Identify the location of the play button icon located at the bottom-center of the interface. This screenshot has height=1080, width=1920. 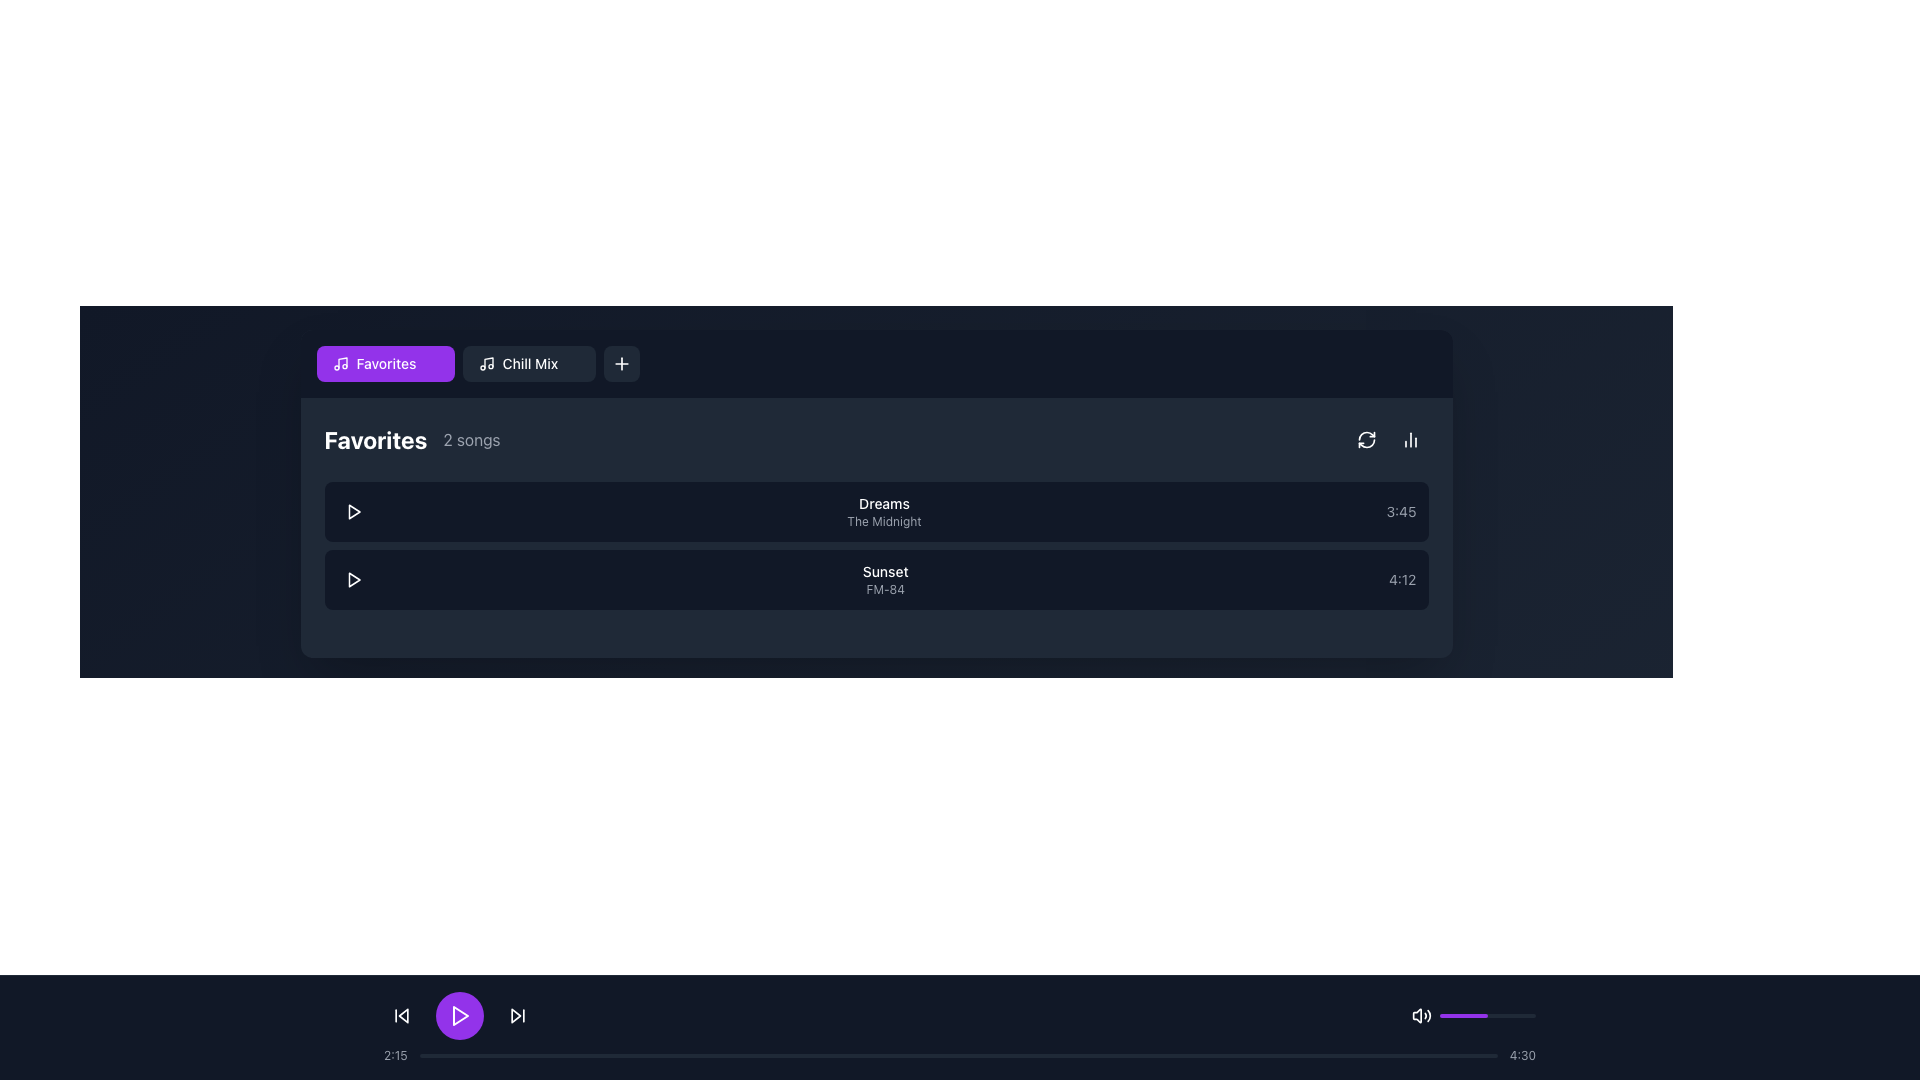
(459, 1015).